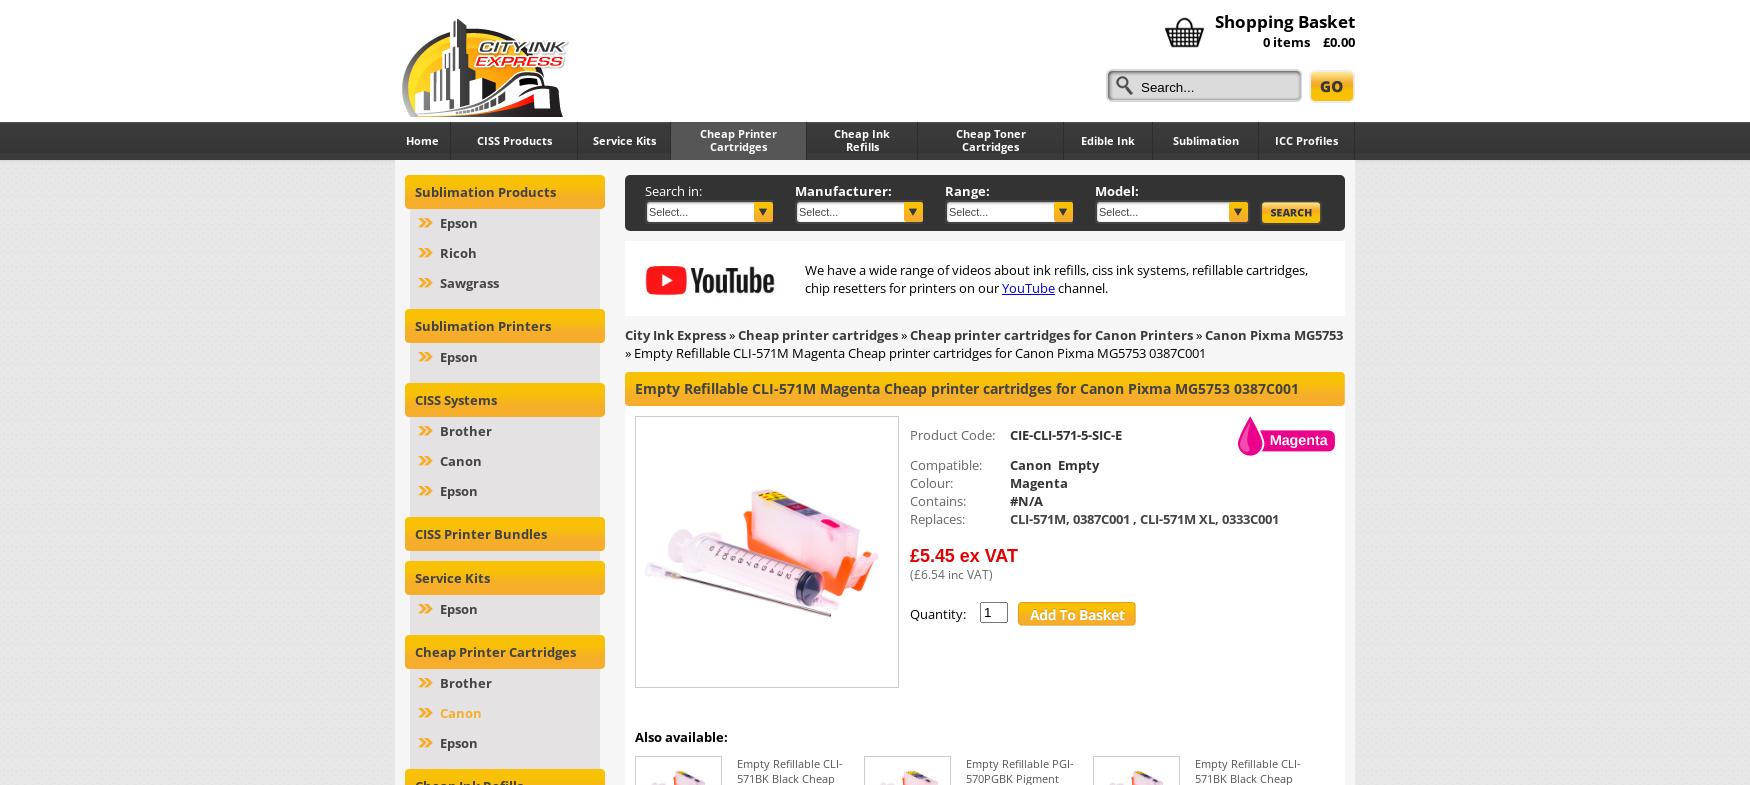 This screenshot has width=1750, height=785. Describe the element at coordinates (456, 400) in the screenshot. I see `'CISS Systems'` at that location.